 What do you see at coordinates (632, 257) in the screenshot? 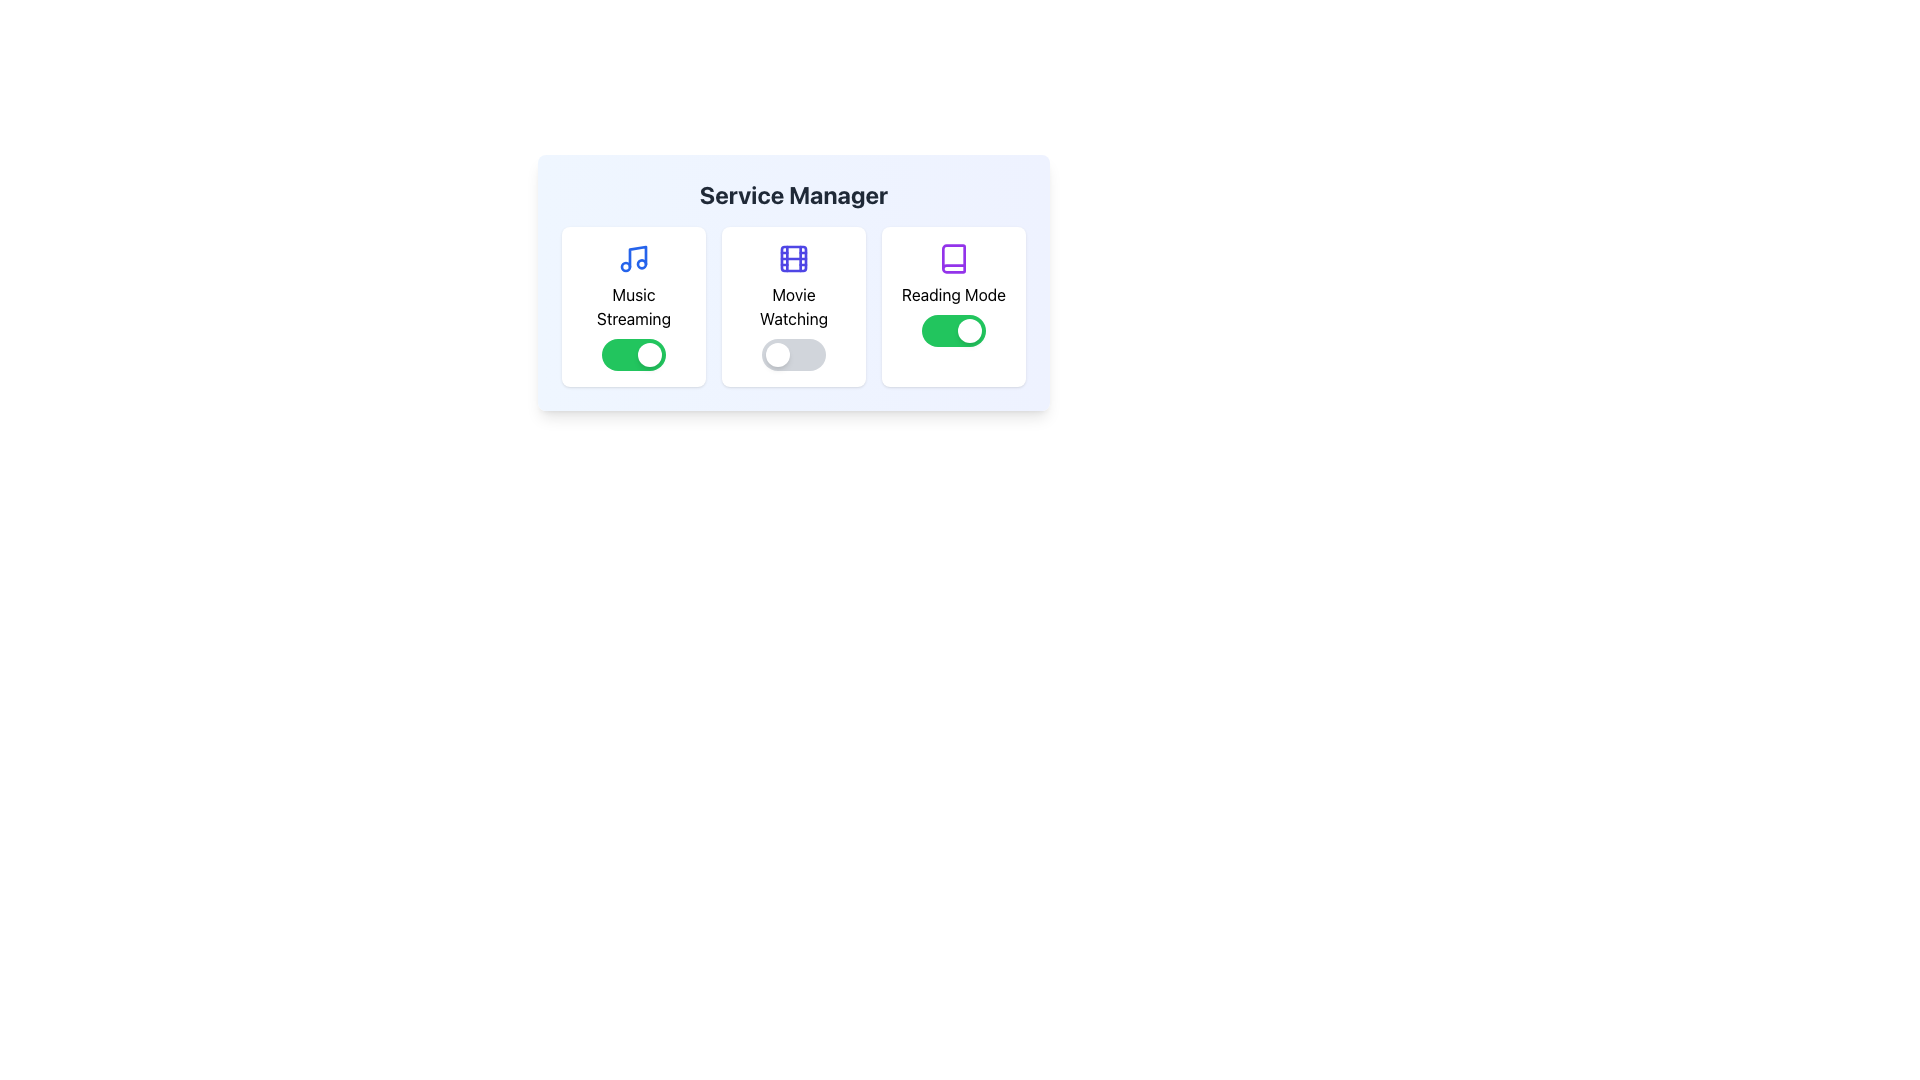
I see `the blue music note icon located at the top center of the 'Music Streaming' section within the 'Service Manager' interface` at bounding box center [632, 257].